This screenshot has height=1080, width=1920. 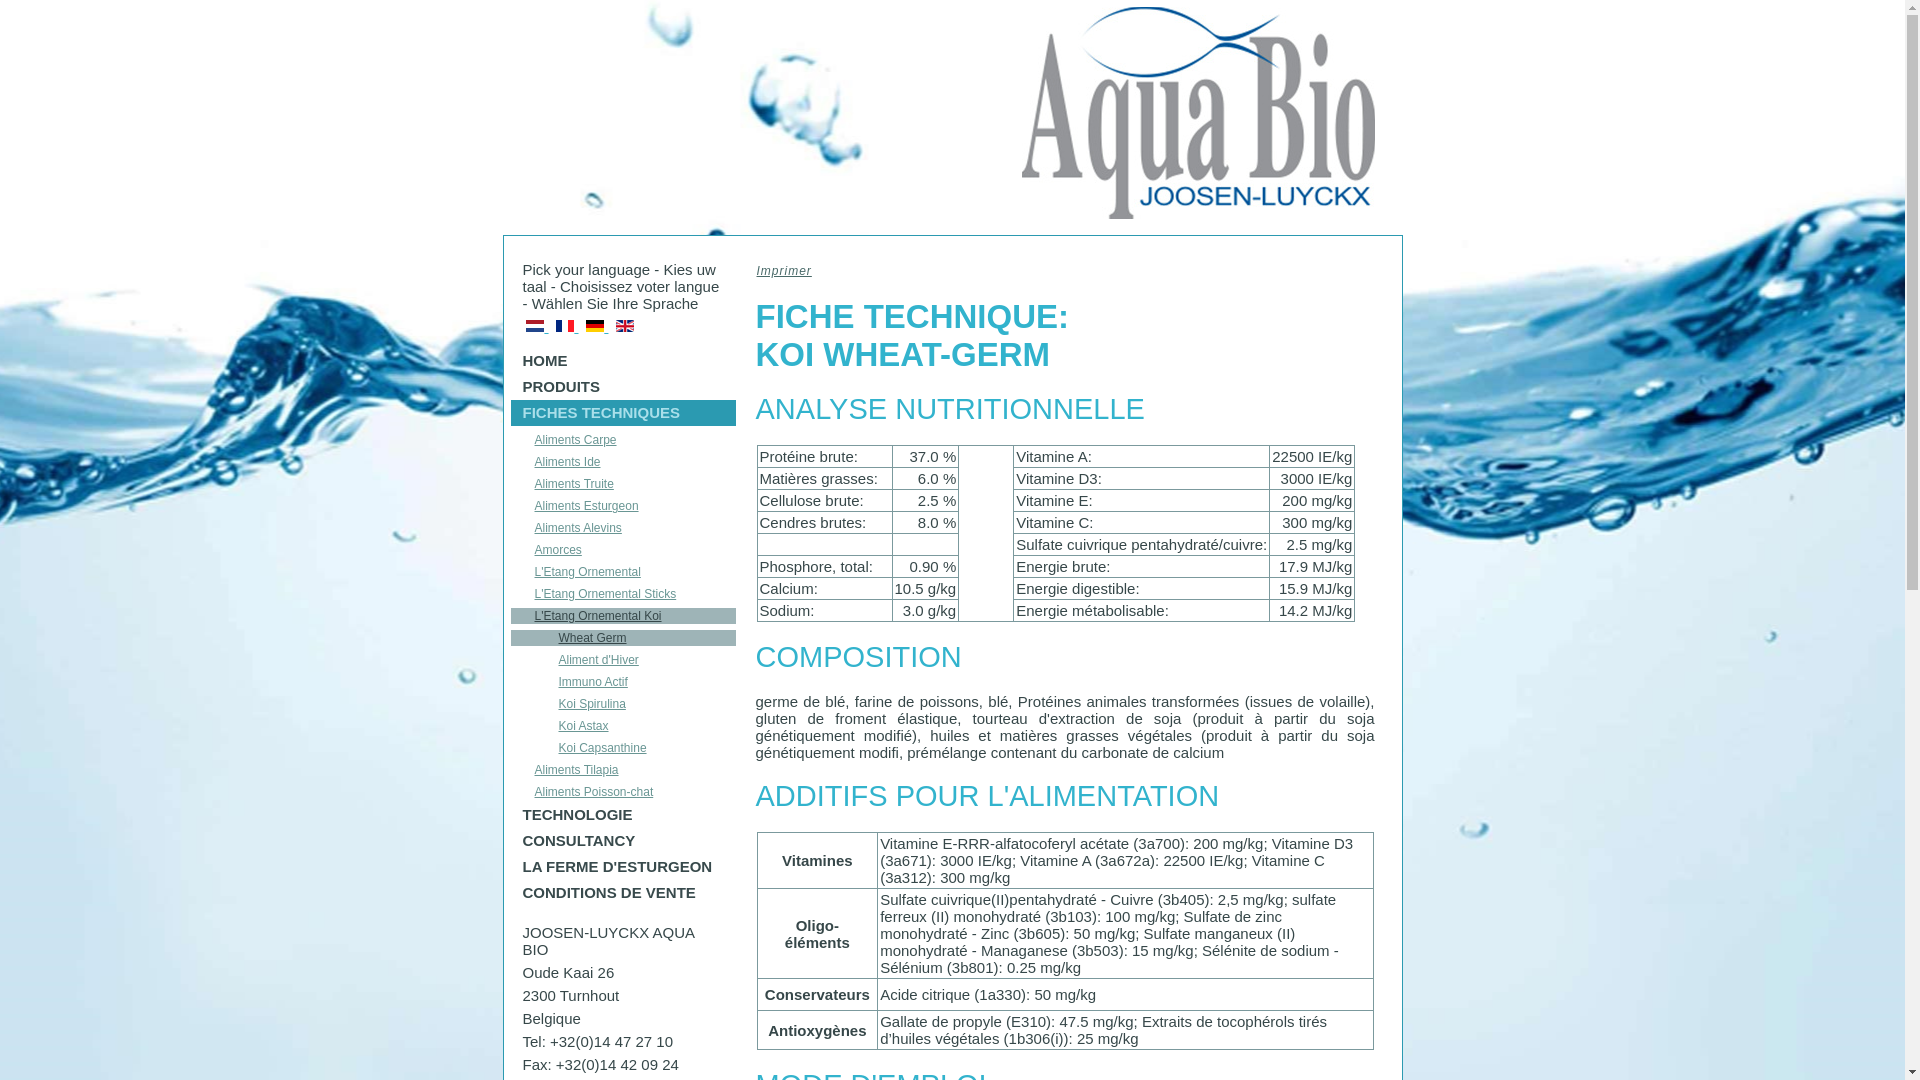 What do you see at coordinates (621, 748) in the screenshot?
I see `'Koi Capsanthine'` at bounding box center [621, 748].